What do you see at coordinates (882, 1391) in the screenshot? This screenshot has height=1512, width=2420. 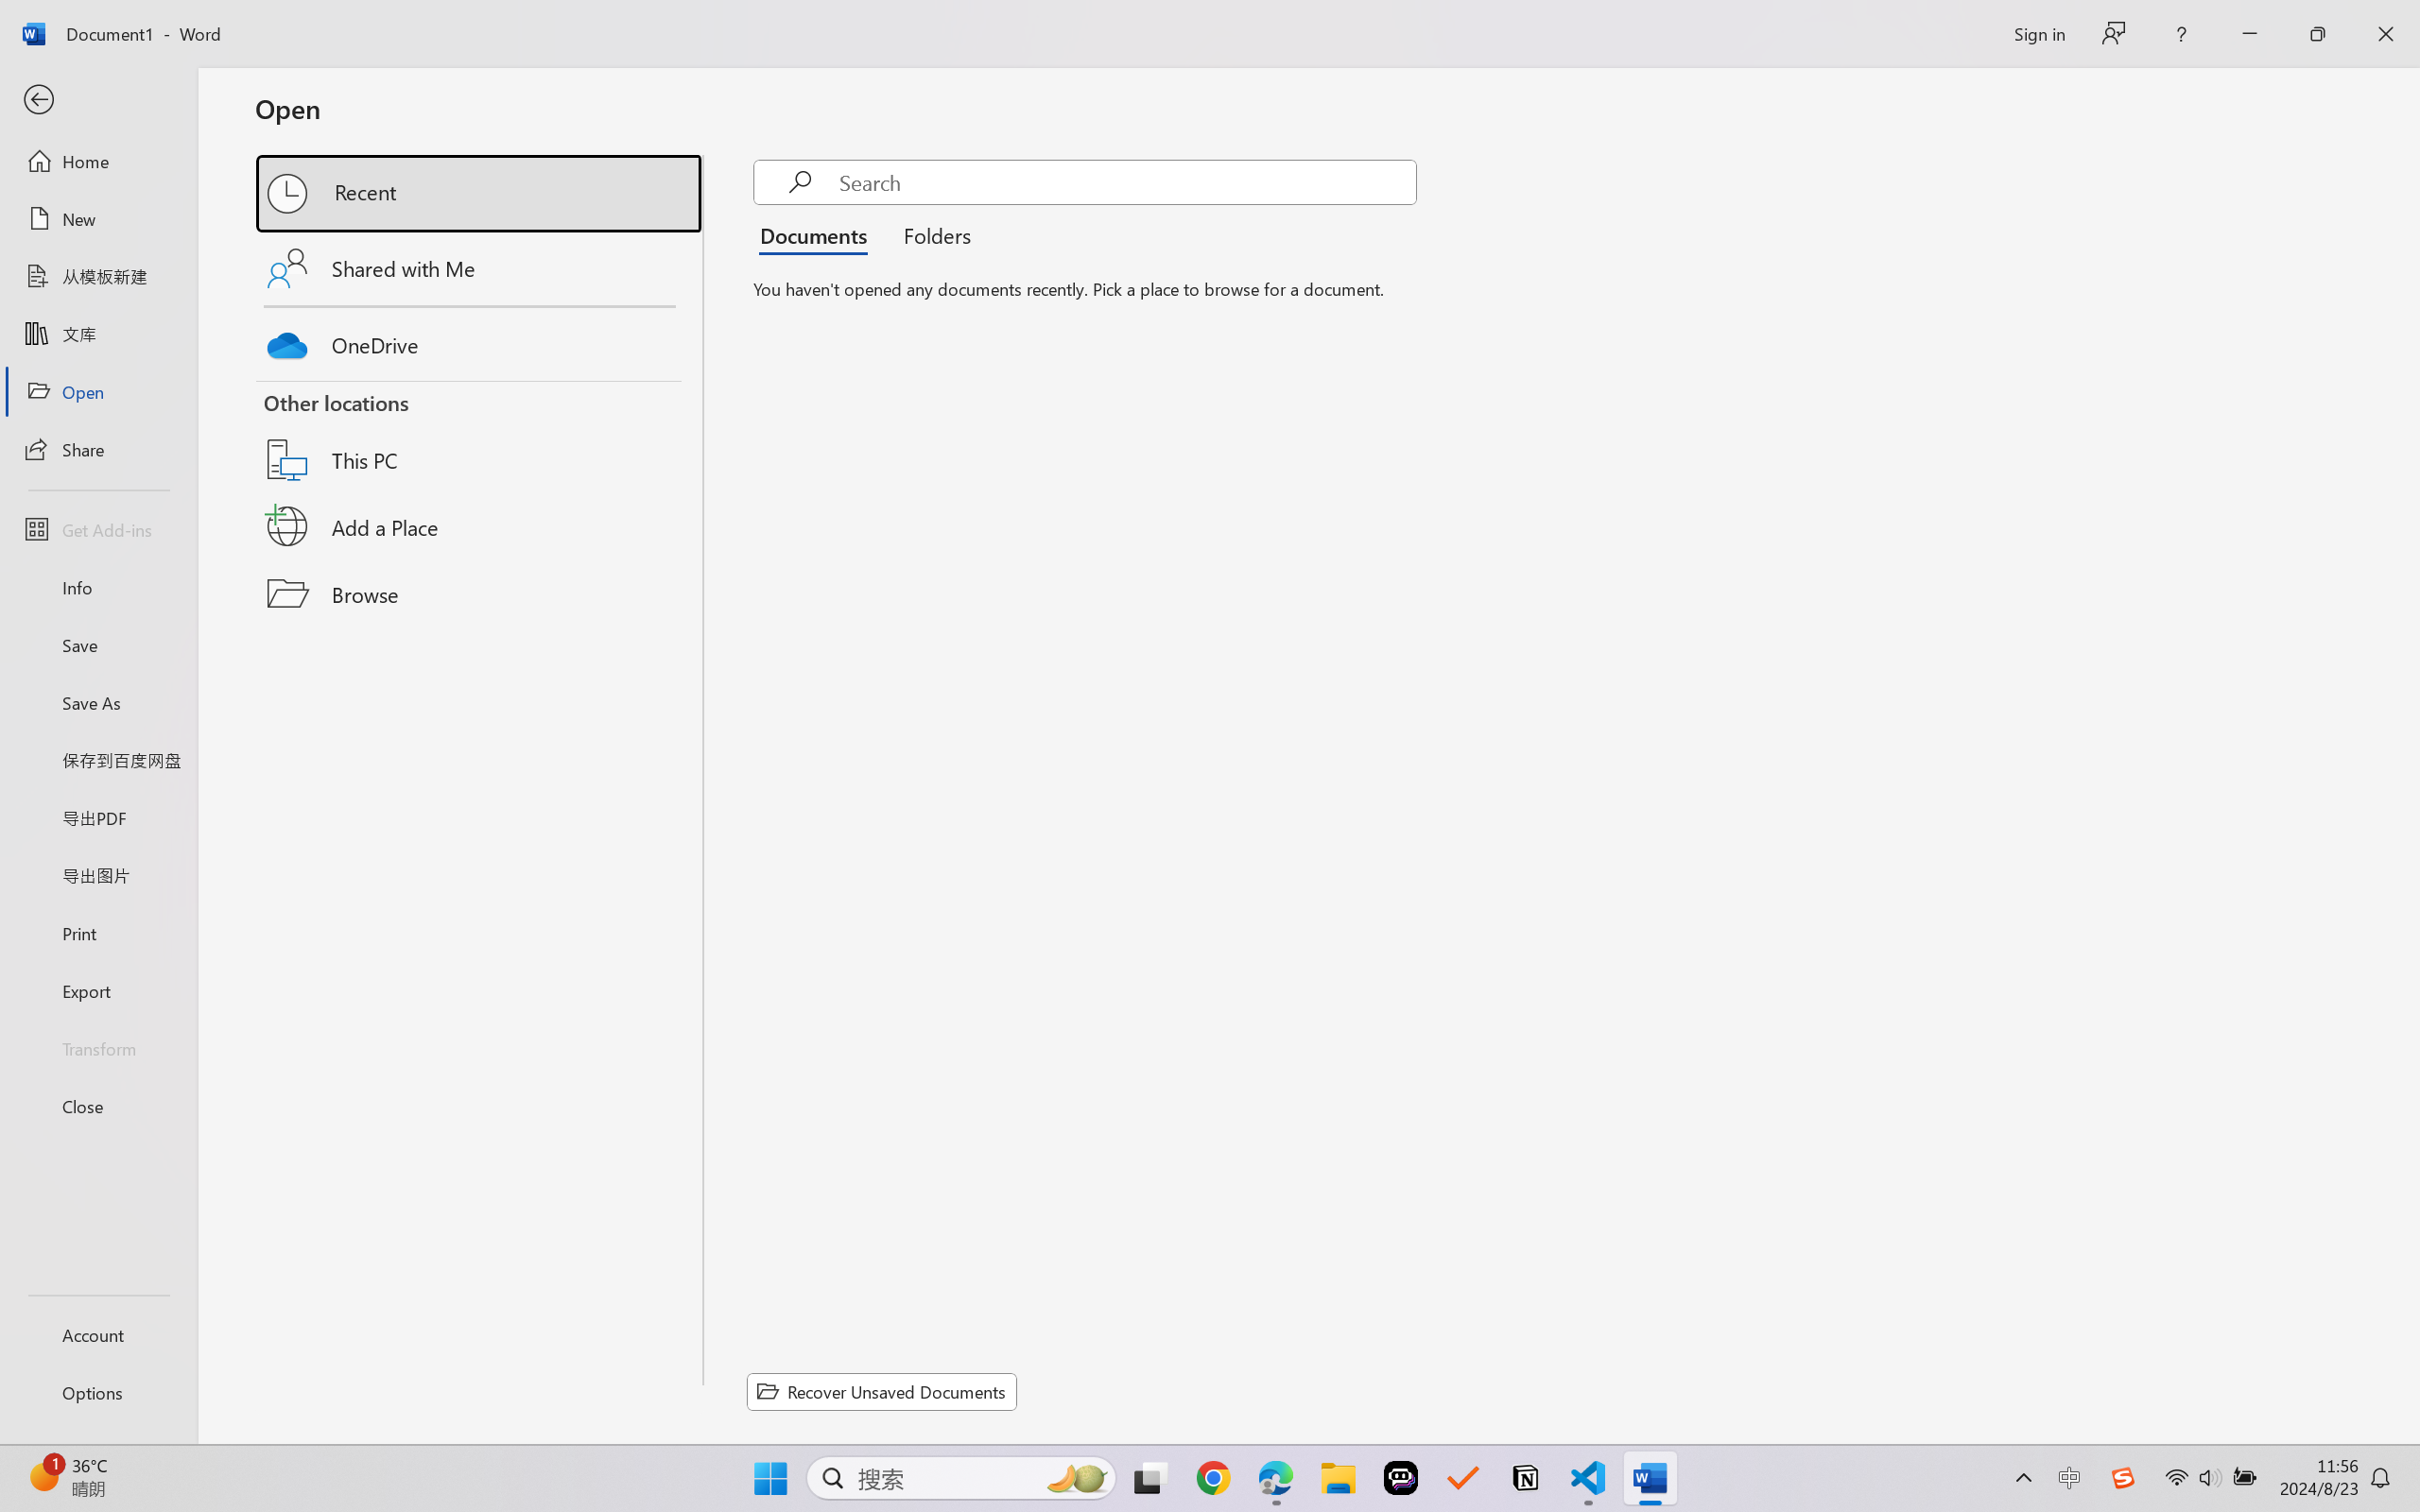 I see `'Recover Unsaved Documents'` at bounding box center [882, 1391].